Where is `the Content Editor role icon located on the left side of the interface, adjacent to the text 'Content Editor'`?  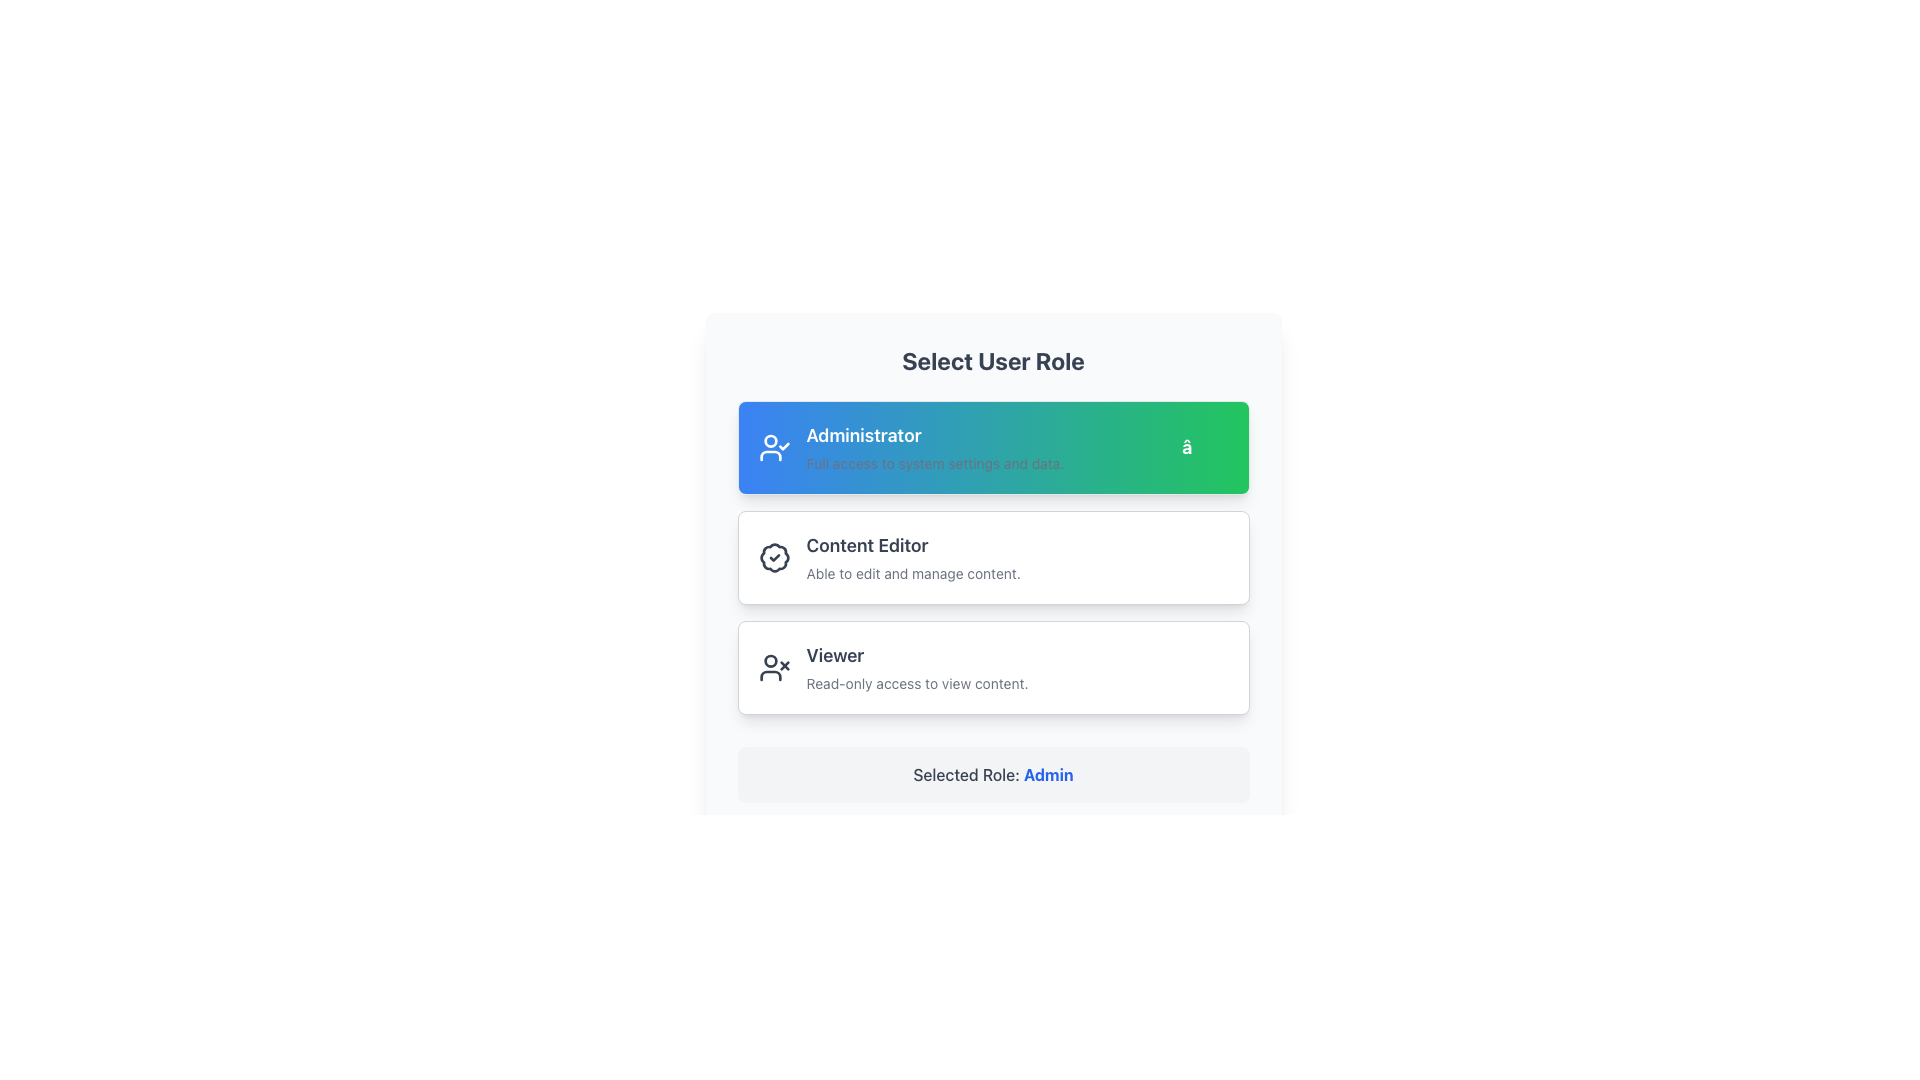 the Content Editor role icon located on the left side of the interface, adjacent to the text 'Content Editor' is located at coordinates (773, 558).